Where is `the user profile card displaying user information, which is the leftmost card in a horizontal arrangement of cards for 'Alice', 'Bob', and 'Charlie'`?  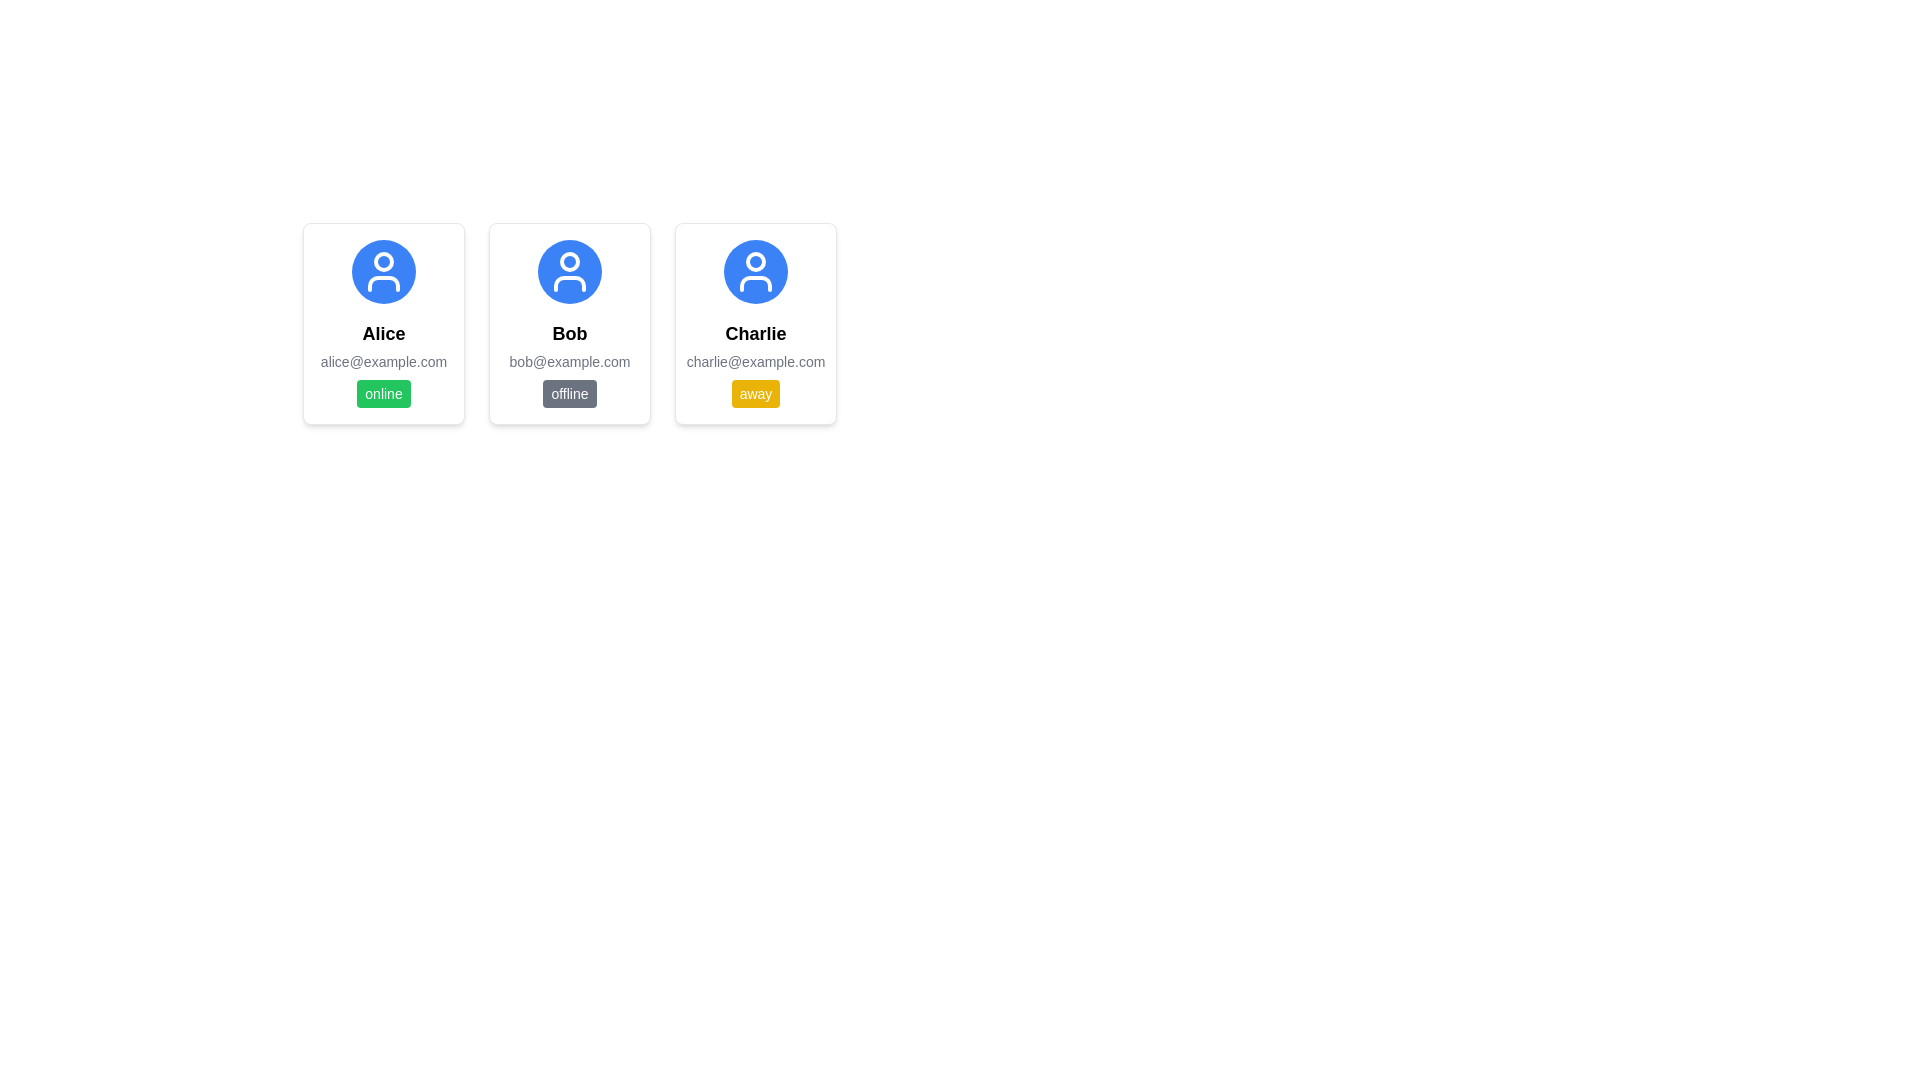 the user profile card displaying user information, which is the leftmost card in a horizontal arrangement of cards for 'Alice', 'Bob', and 'Charlie' is located at coordinates (384, 323).